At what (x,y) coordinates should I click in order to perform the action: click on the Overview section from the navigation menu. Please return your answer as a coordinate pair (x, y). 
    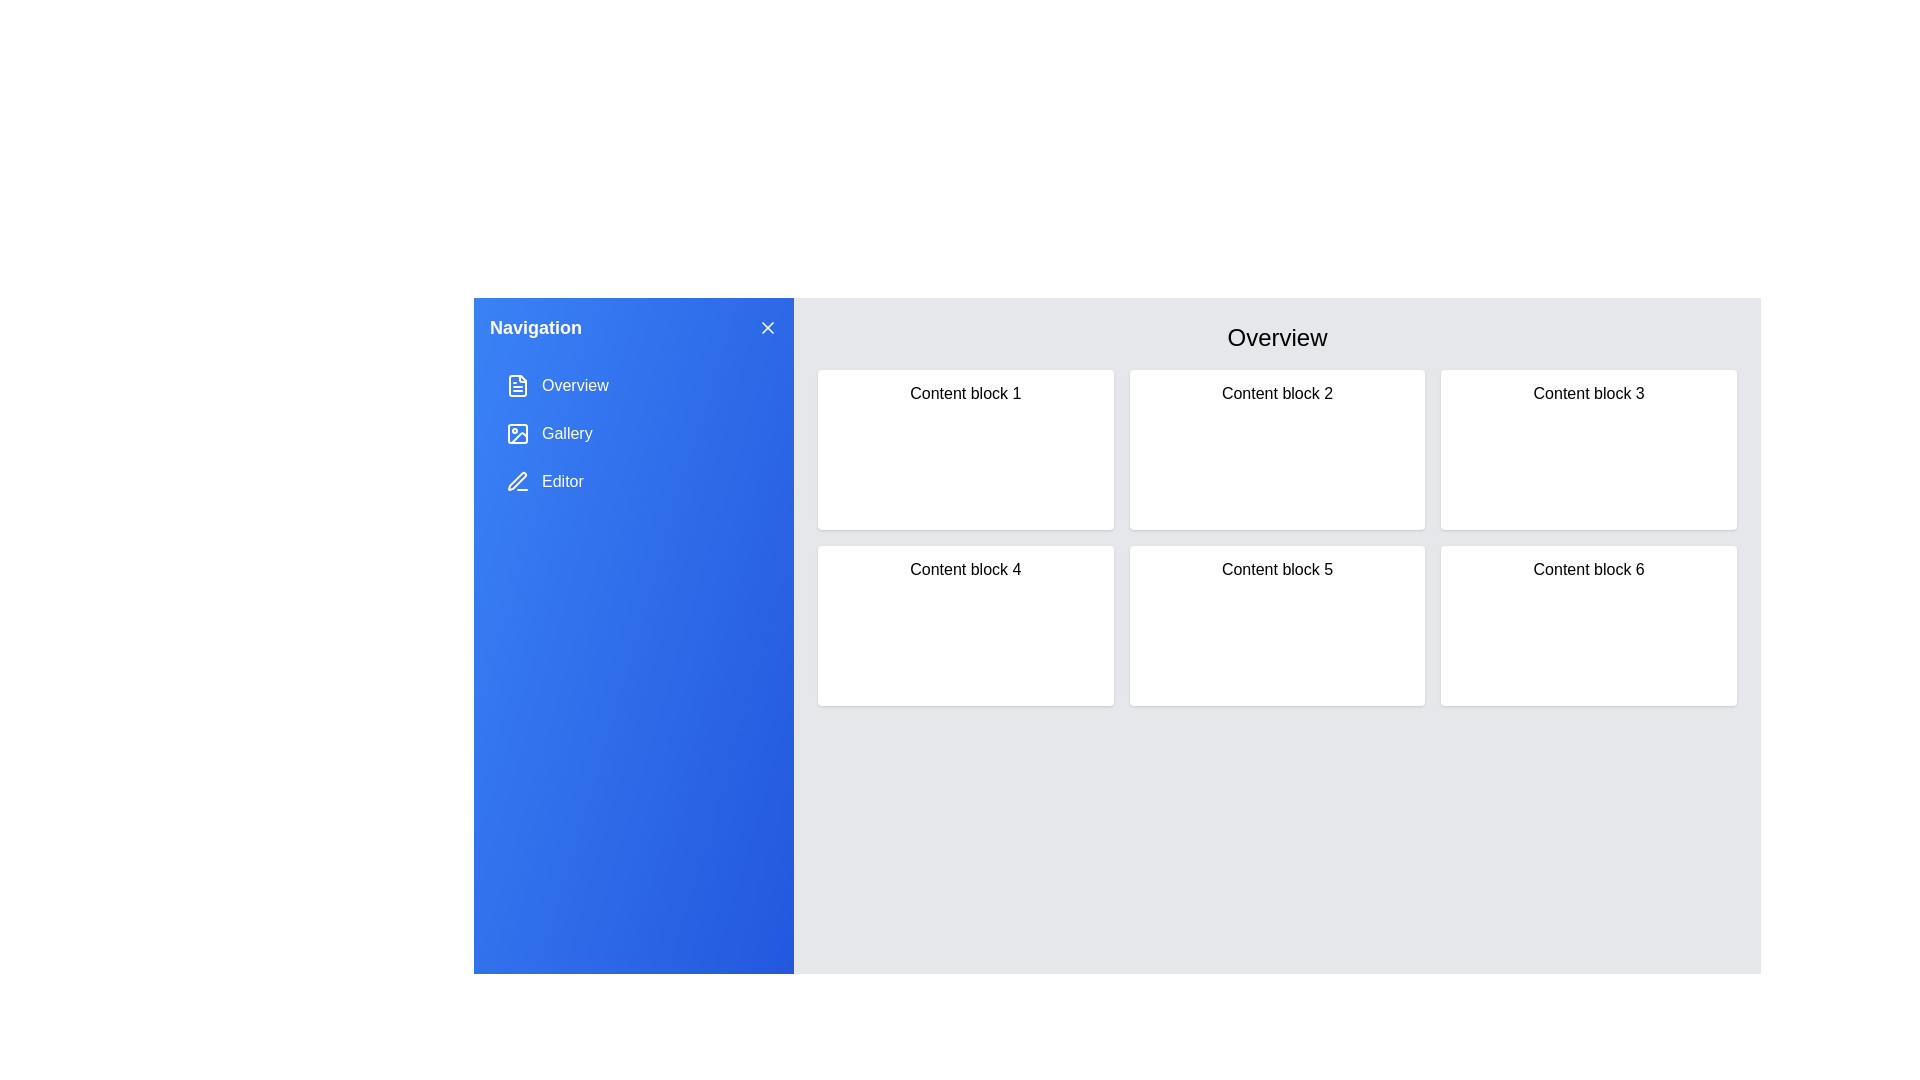
    Looking at the image, I should click on (632, 385).